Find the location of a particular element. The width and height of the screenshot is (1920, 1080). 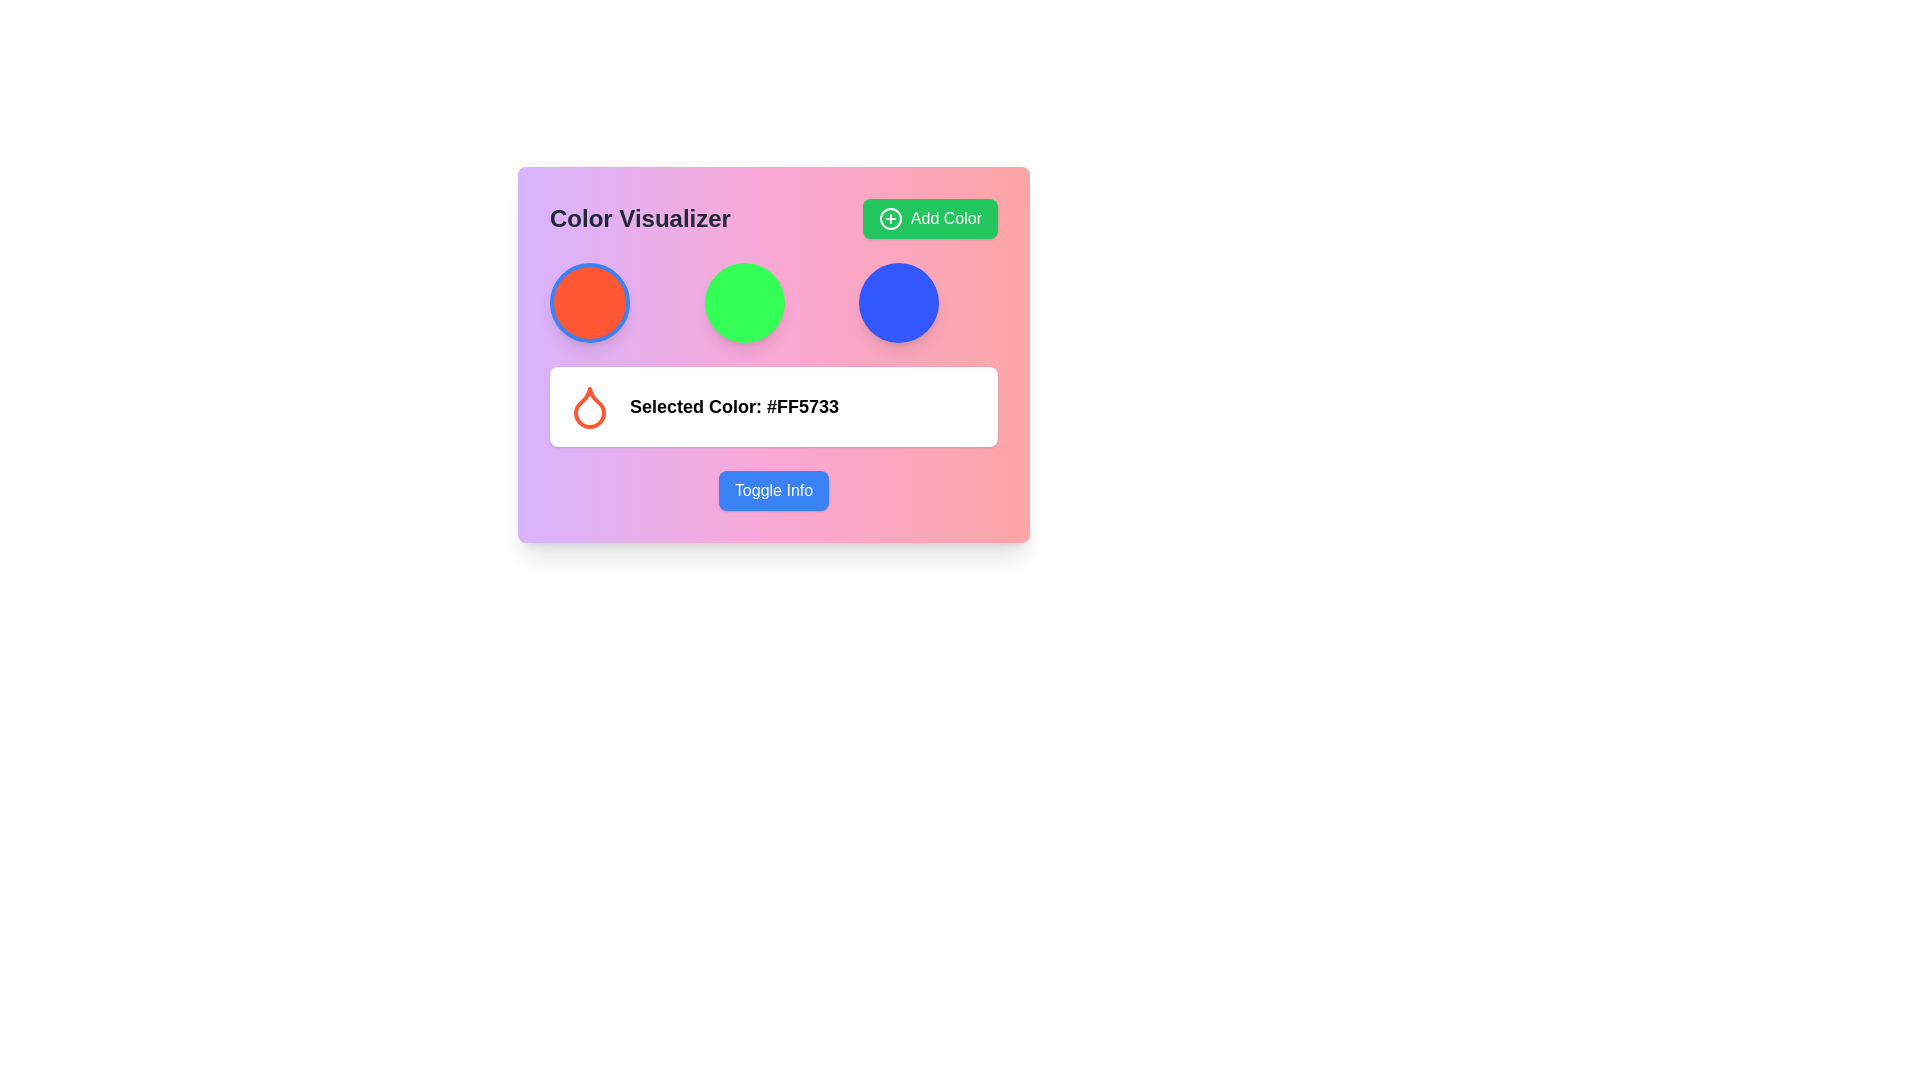

the Information Display that indicates the currently selected color and its hexadecimal code, located in the center-left region underneath the row of circular color buttons is located at coordinates (772, 406).